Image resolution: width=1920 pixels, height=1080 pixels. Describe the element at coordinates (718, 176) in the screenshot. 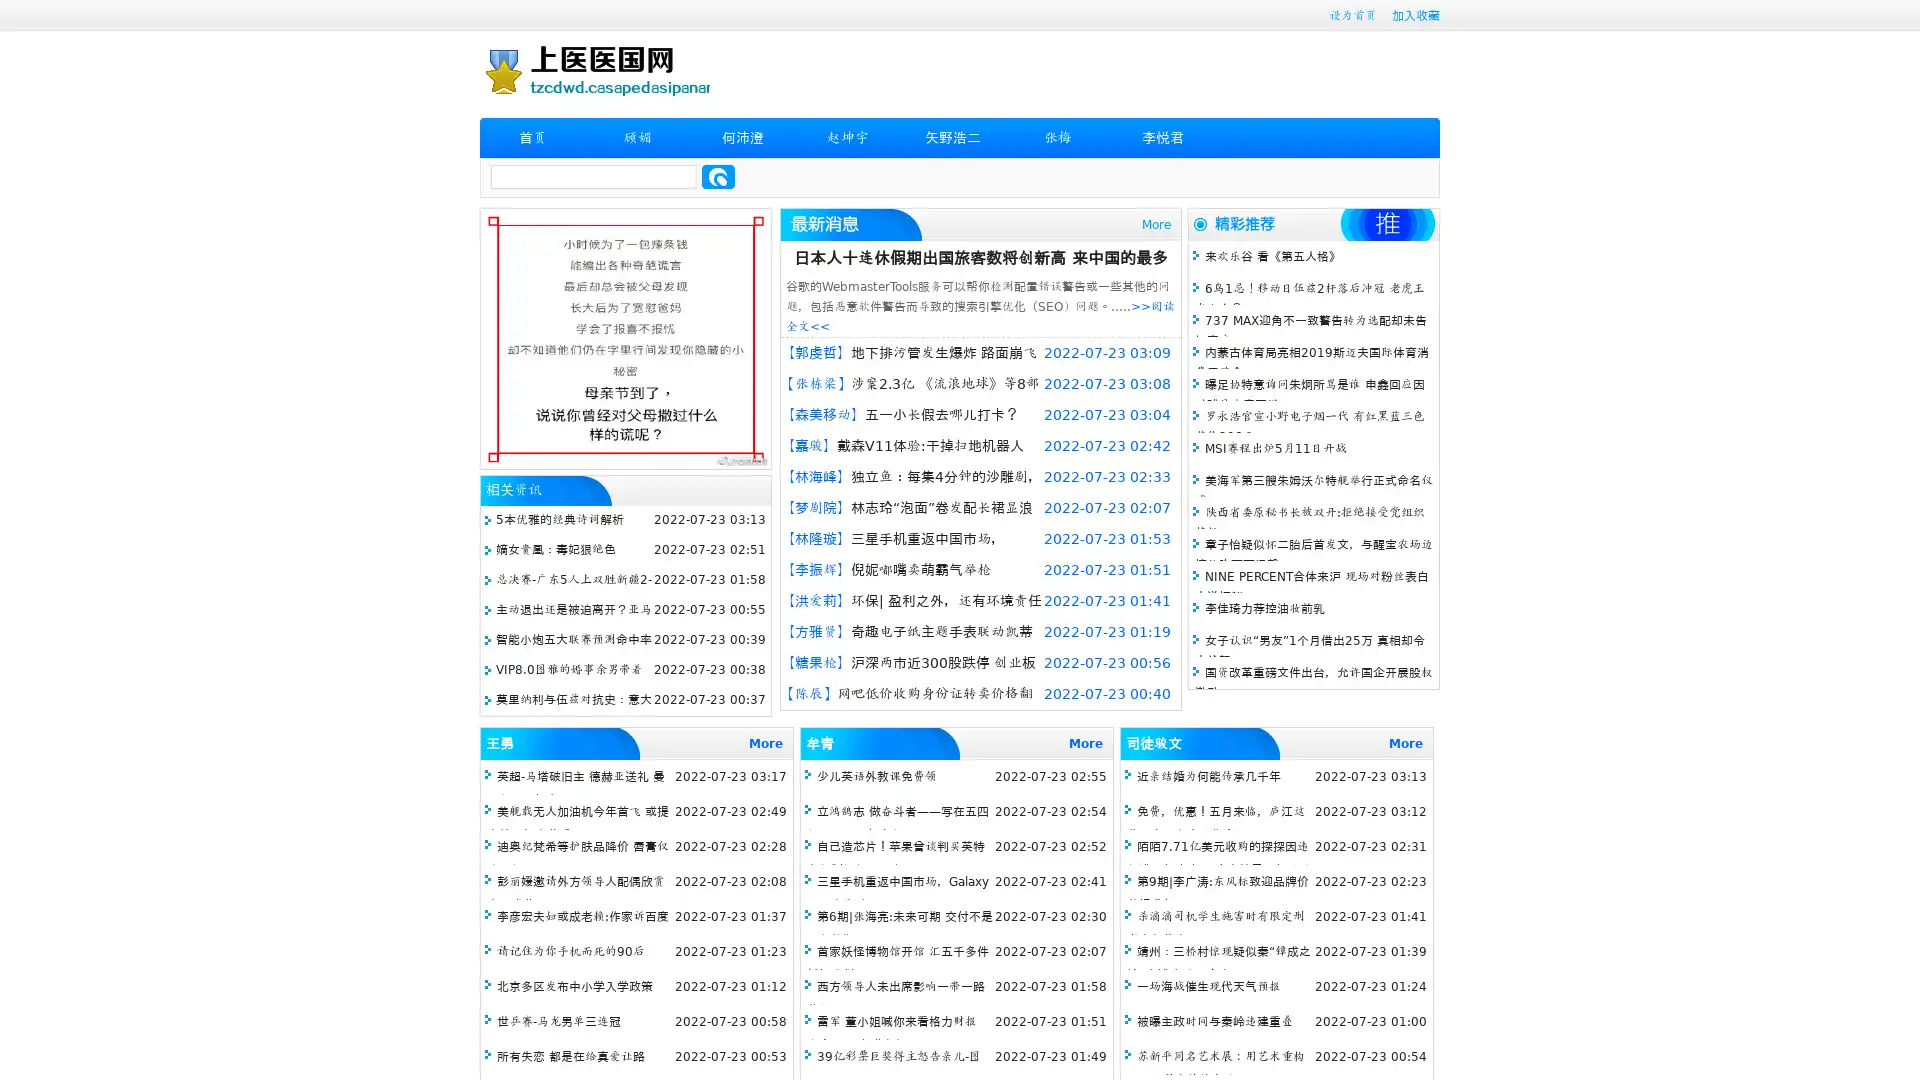

I see `Search` at that location.